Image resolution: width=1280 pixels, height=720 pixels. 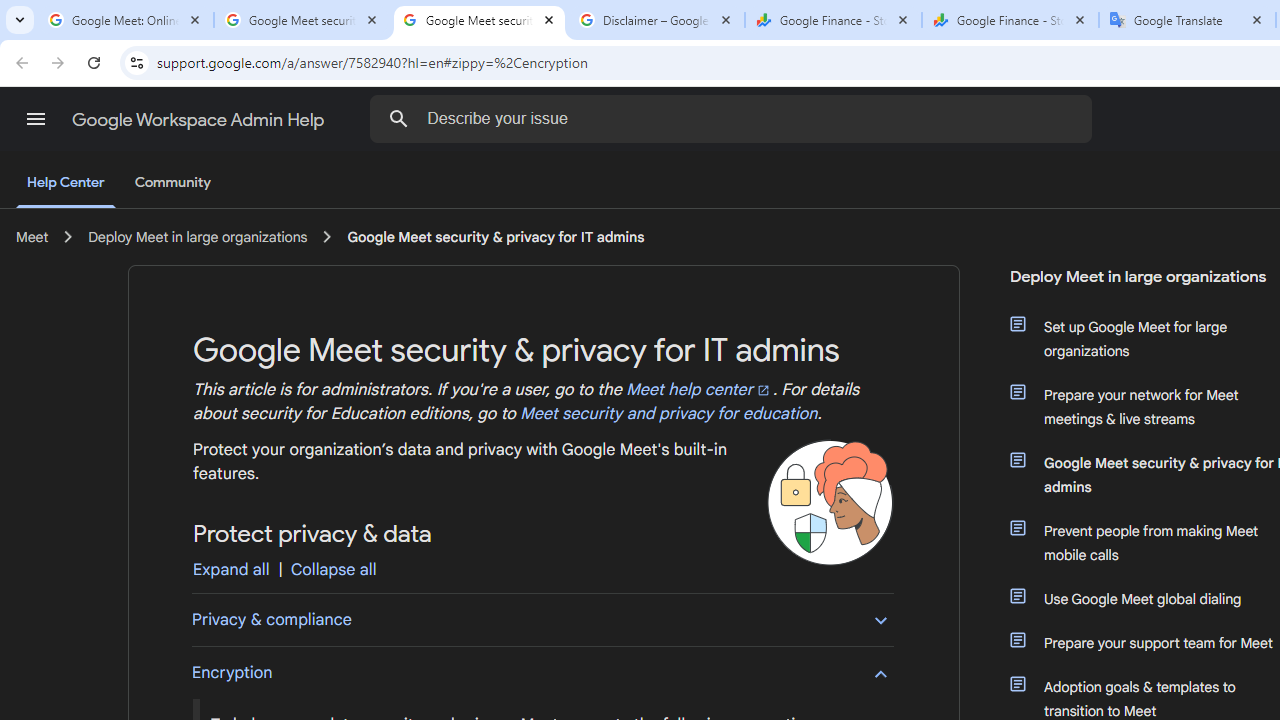 I want to click on 'Describe your issue', so click(x=734, y=118).